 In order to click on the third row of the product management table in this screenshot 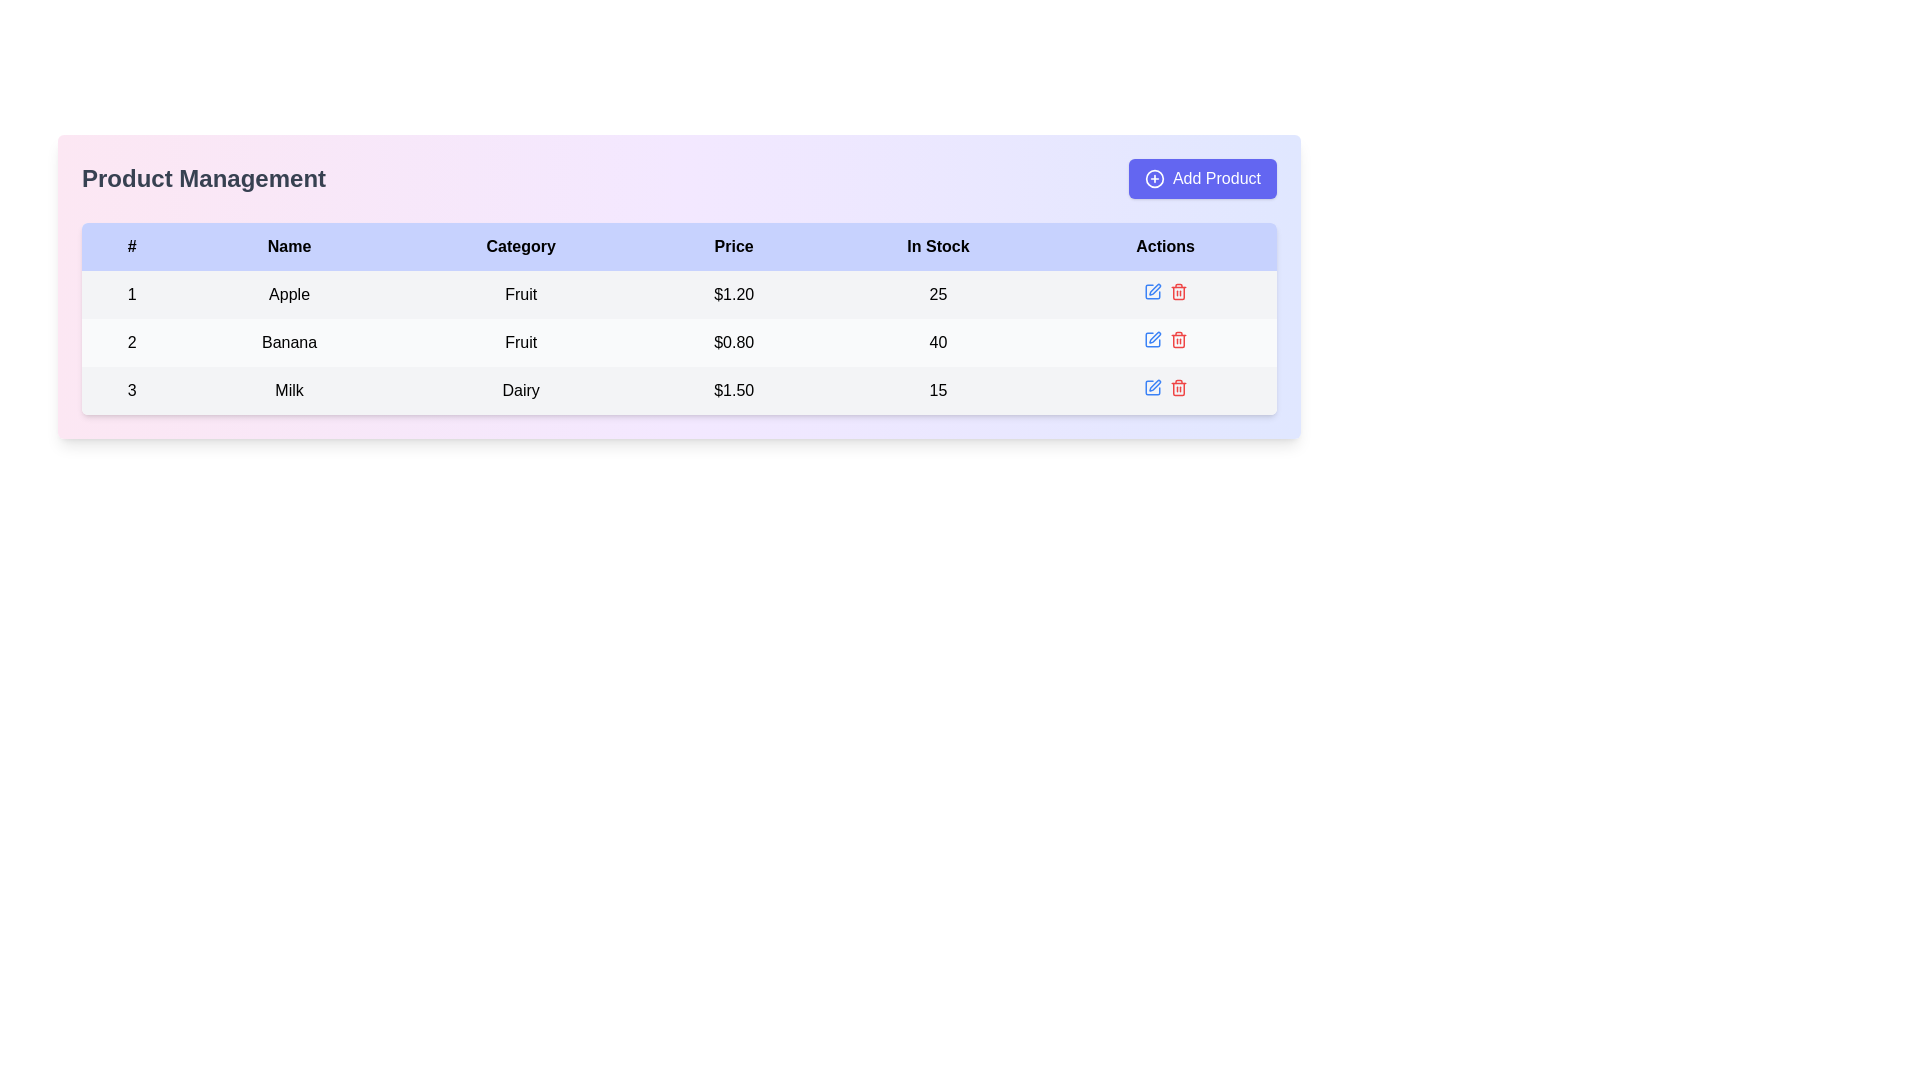, I will do `click(679, 390)`.